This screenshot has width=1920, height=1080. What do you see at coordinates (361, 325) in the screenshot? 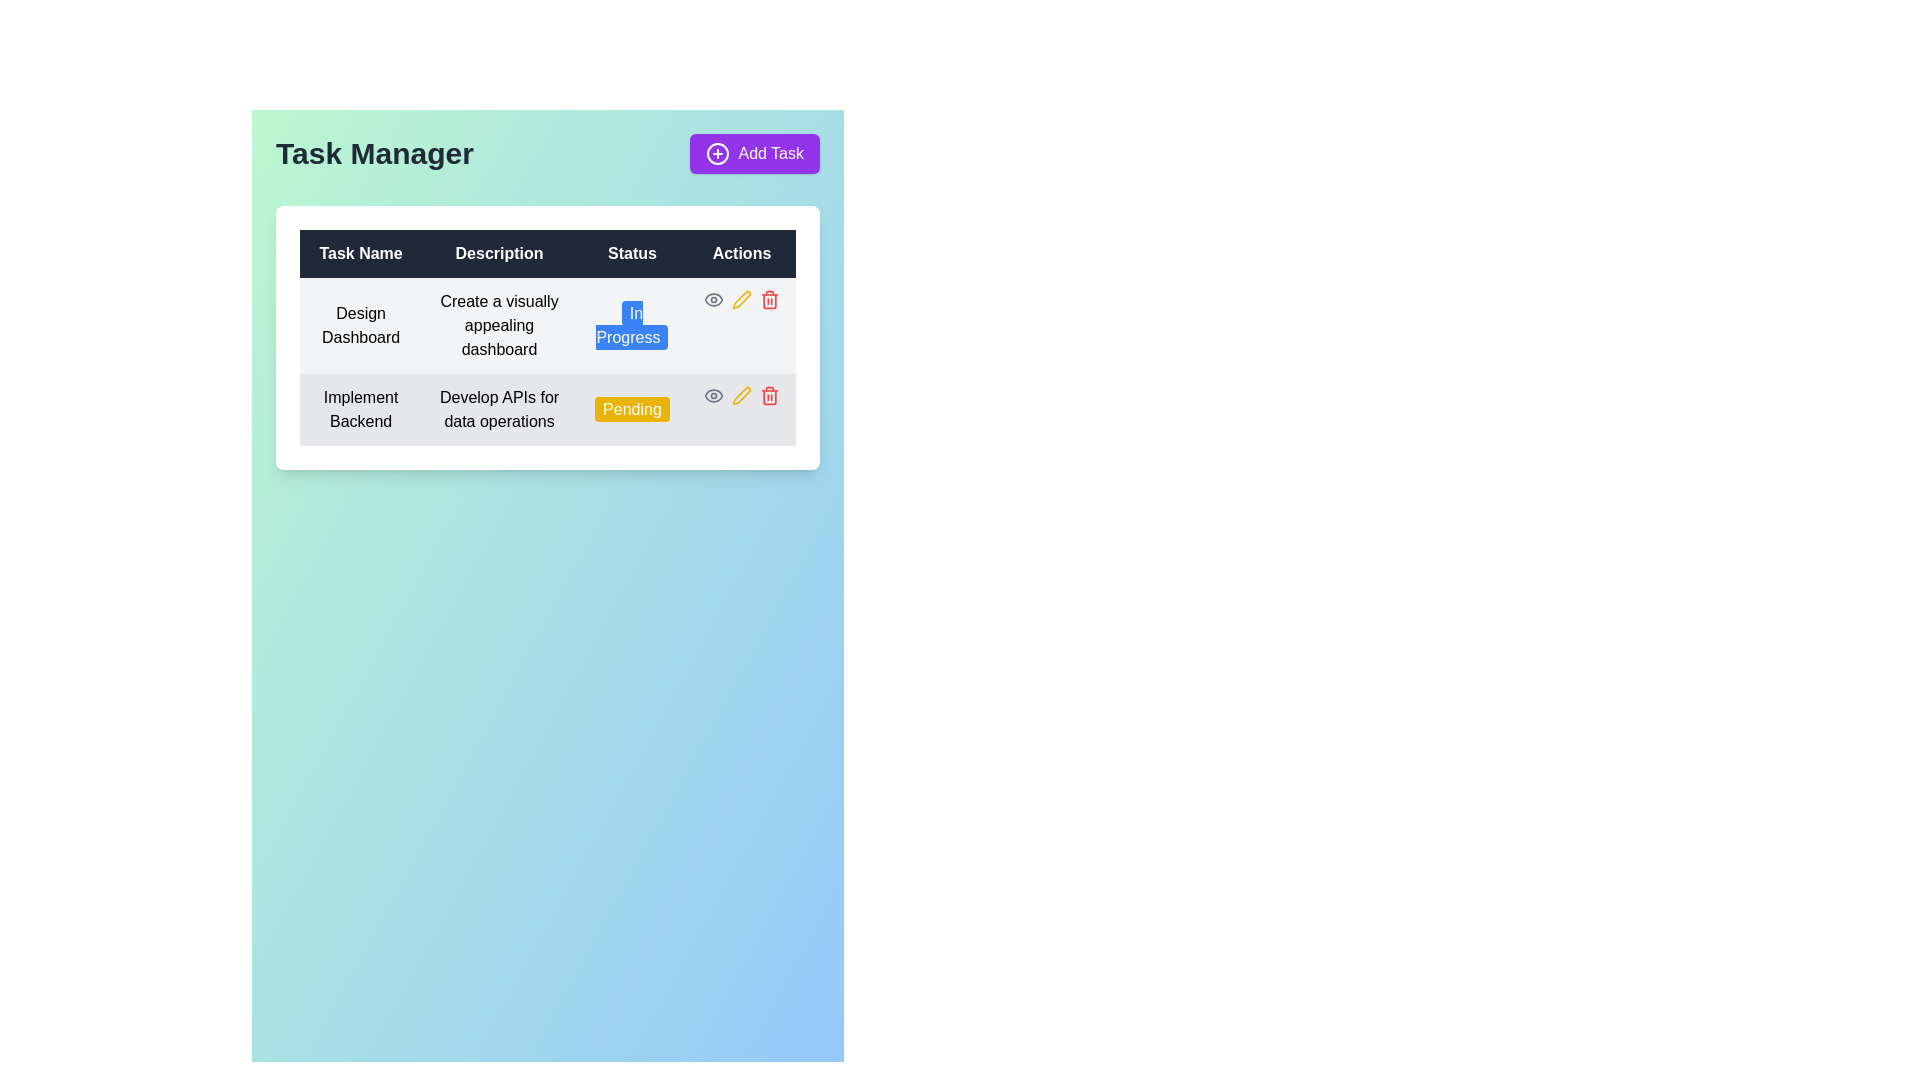
I see `the 'Design Dashboard' text display located in the first row of the 'Task Name' column in the table` at bounding box center [361, 325].